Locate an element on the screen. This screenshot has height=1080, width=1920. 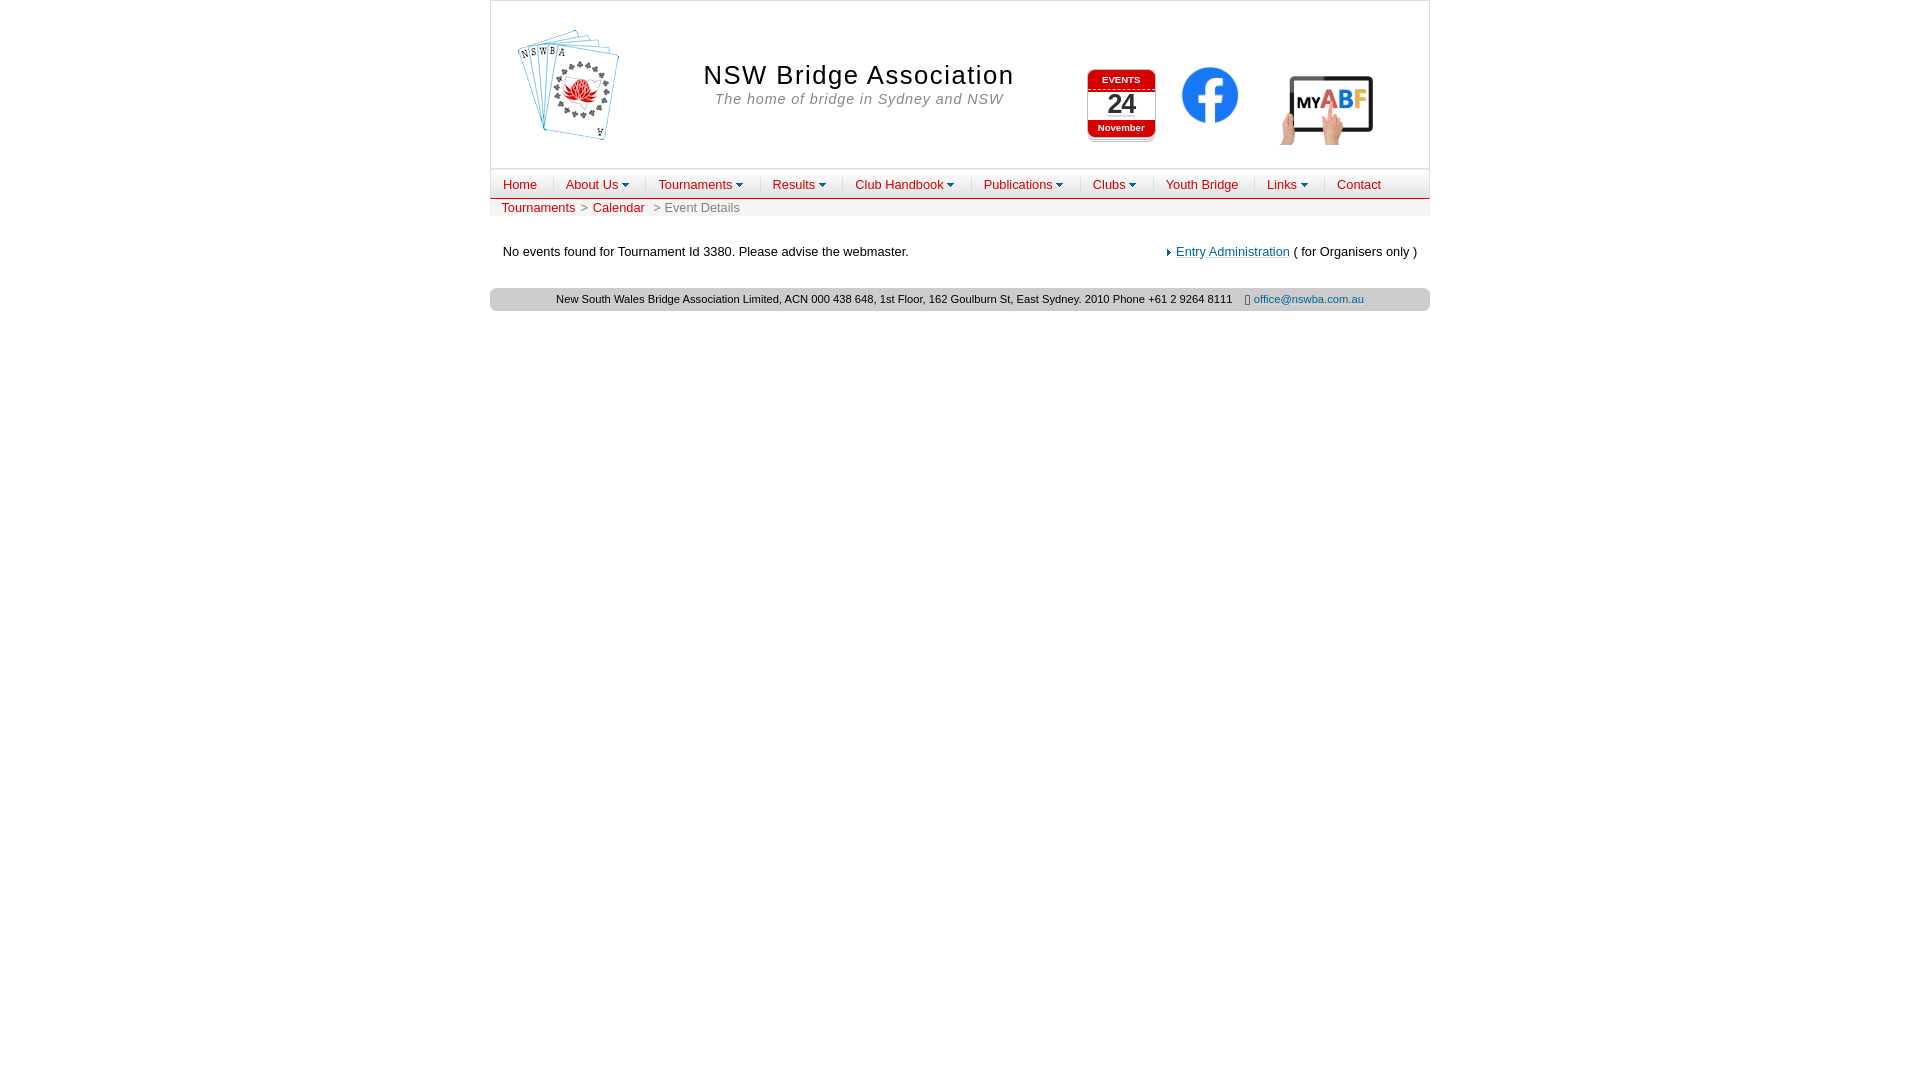
'Tournaments' is located at coordinates (700, 184).